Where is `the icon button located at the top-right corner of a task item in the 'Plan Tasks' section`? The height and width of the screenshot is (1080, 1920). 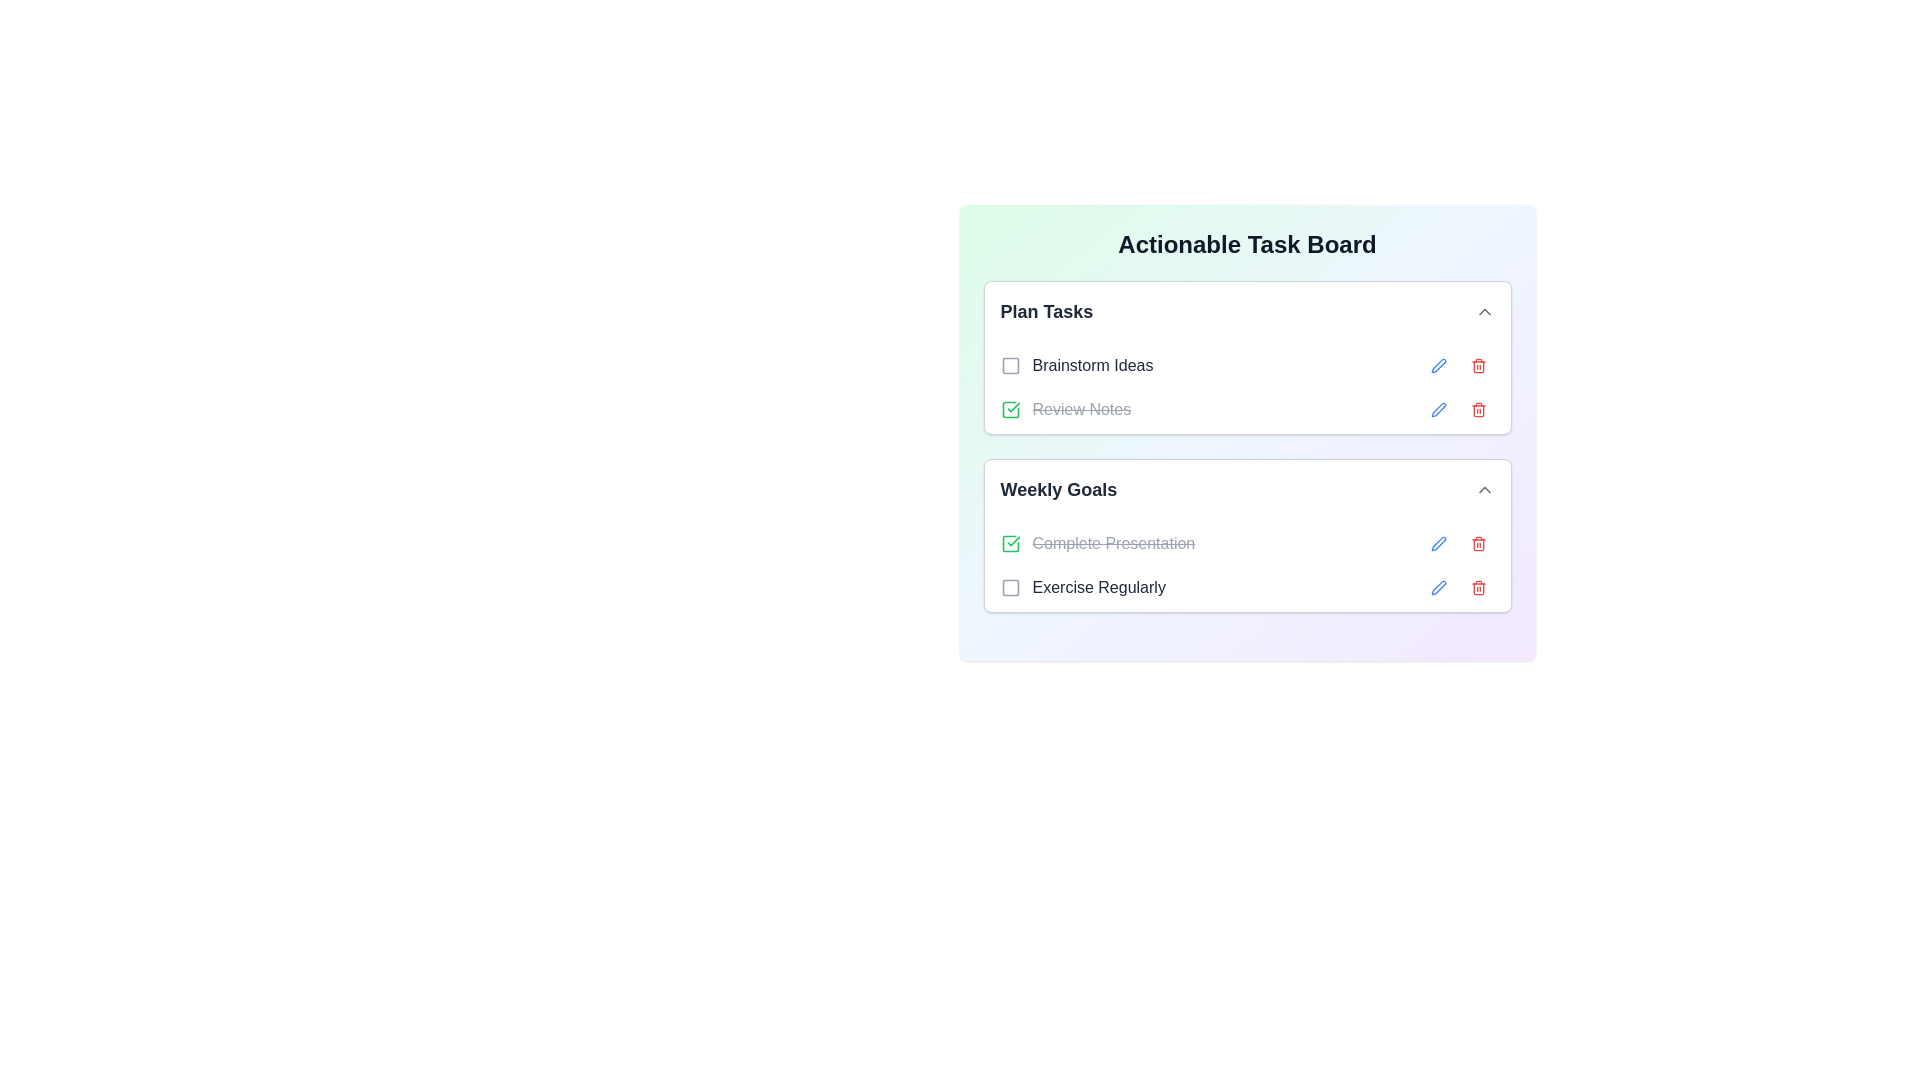
the icon button located at the top-right corner of a task item in the 'Plan Tasks' section is located at coordinates (1478, 408).